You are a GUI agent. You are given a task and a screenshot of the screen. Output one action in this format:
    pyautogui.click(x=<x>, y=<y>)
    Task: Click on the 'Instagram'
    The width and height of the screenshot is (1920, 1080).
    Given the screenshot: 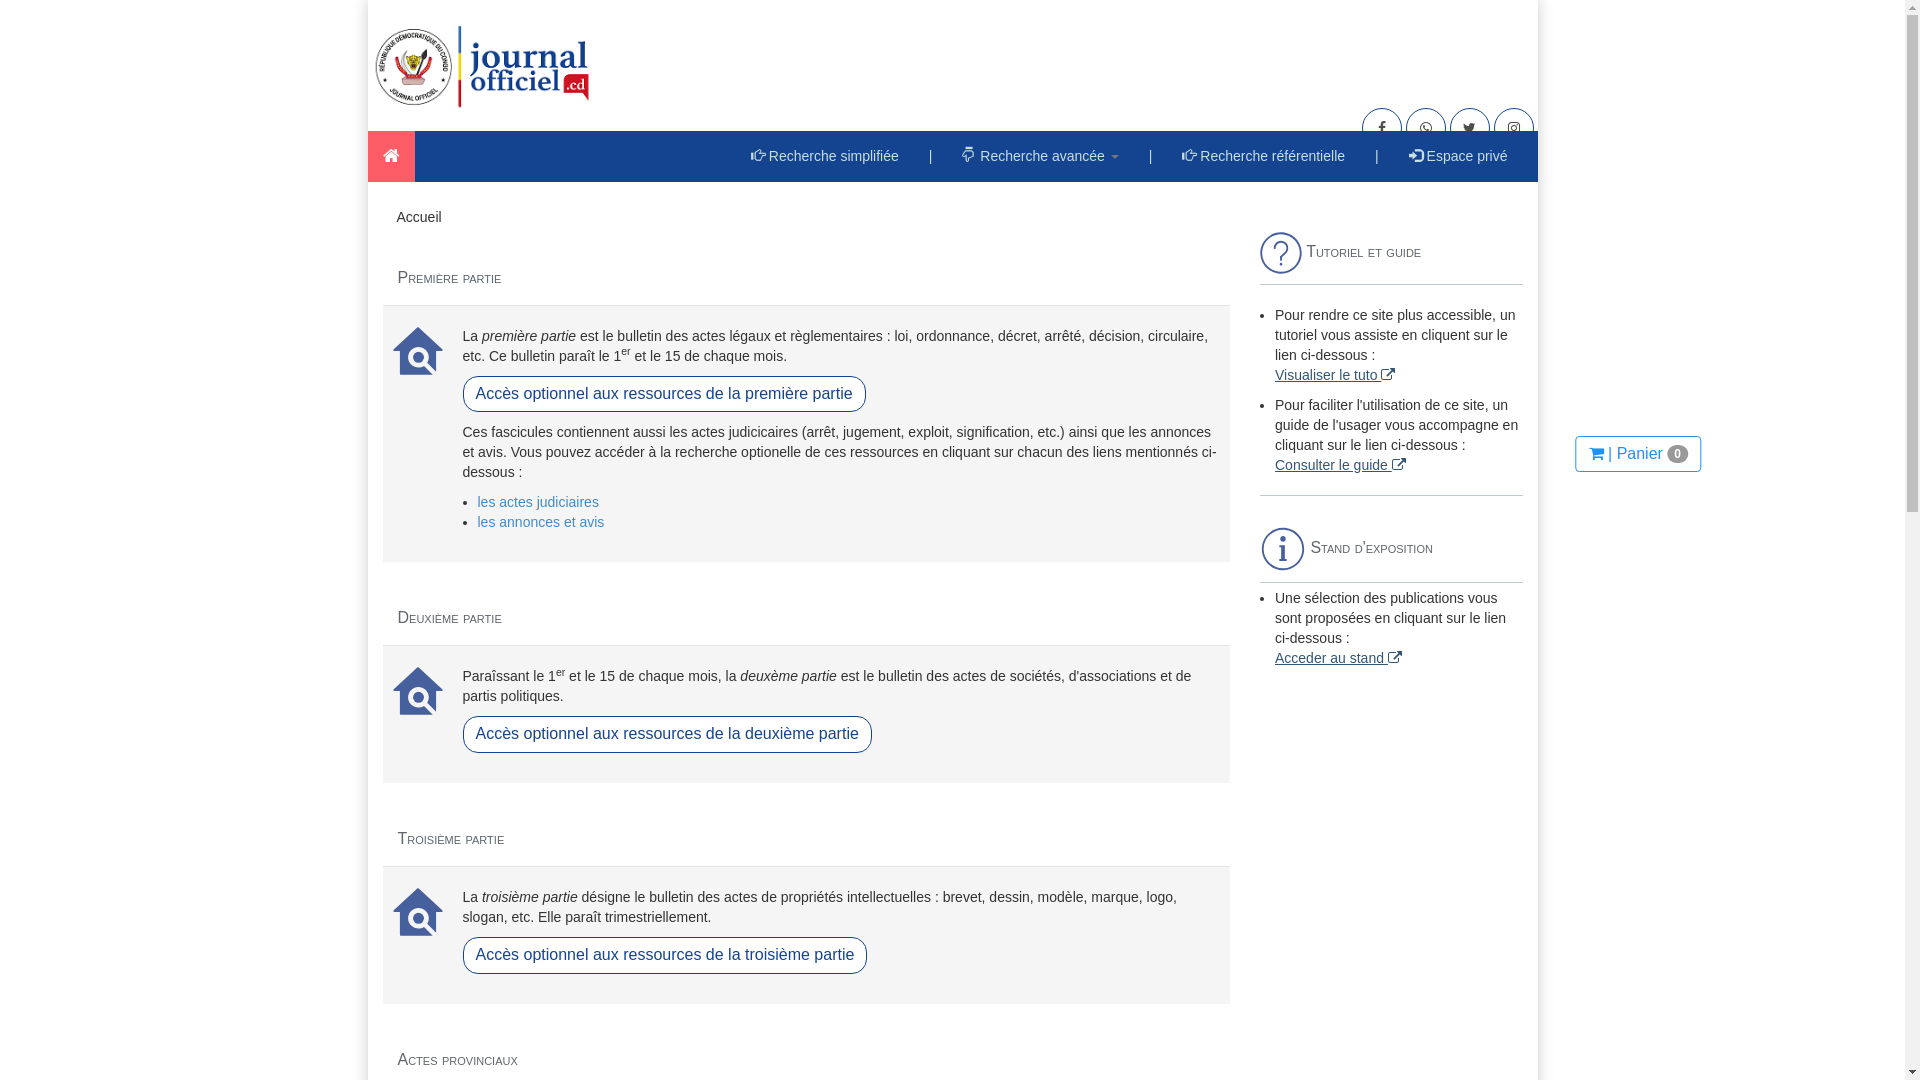 What is the action you would take?
    pyautogui.click(x=1513, y=127)
    